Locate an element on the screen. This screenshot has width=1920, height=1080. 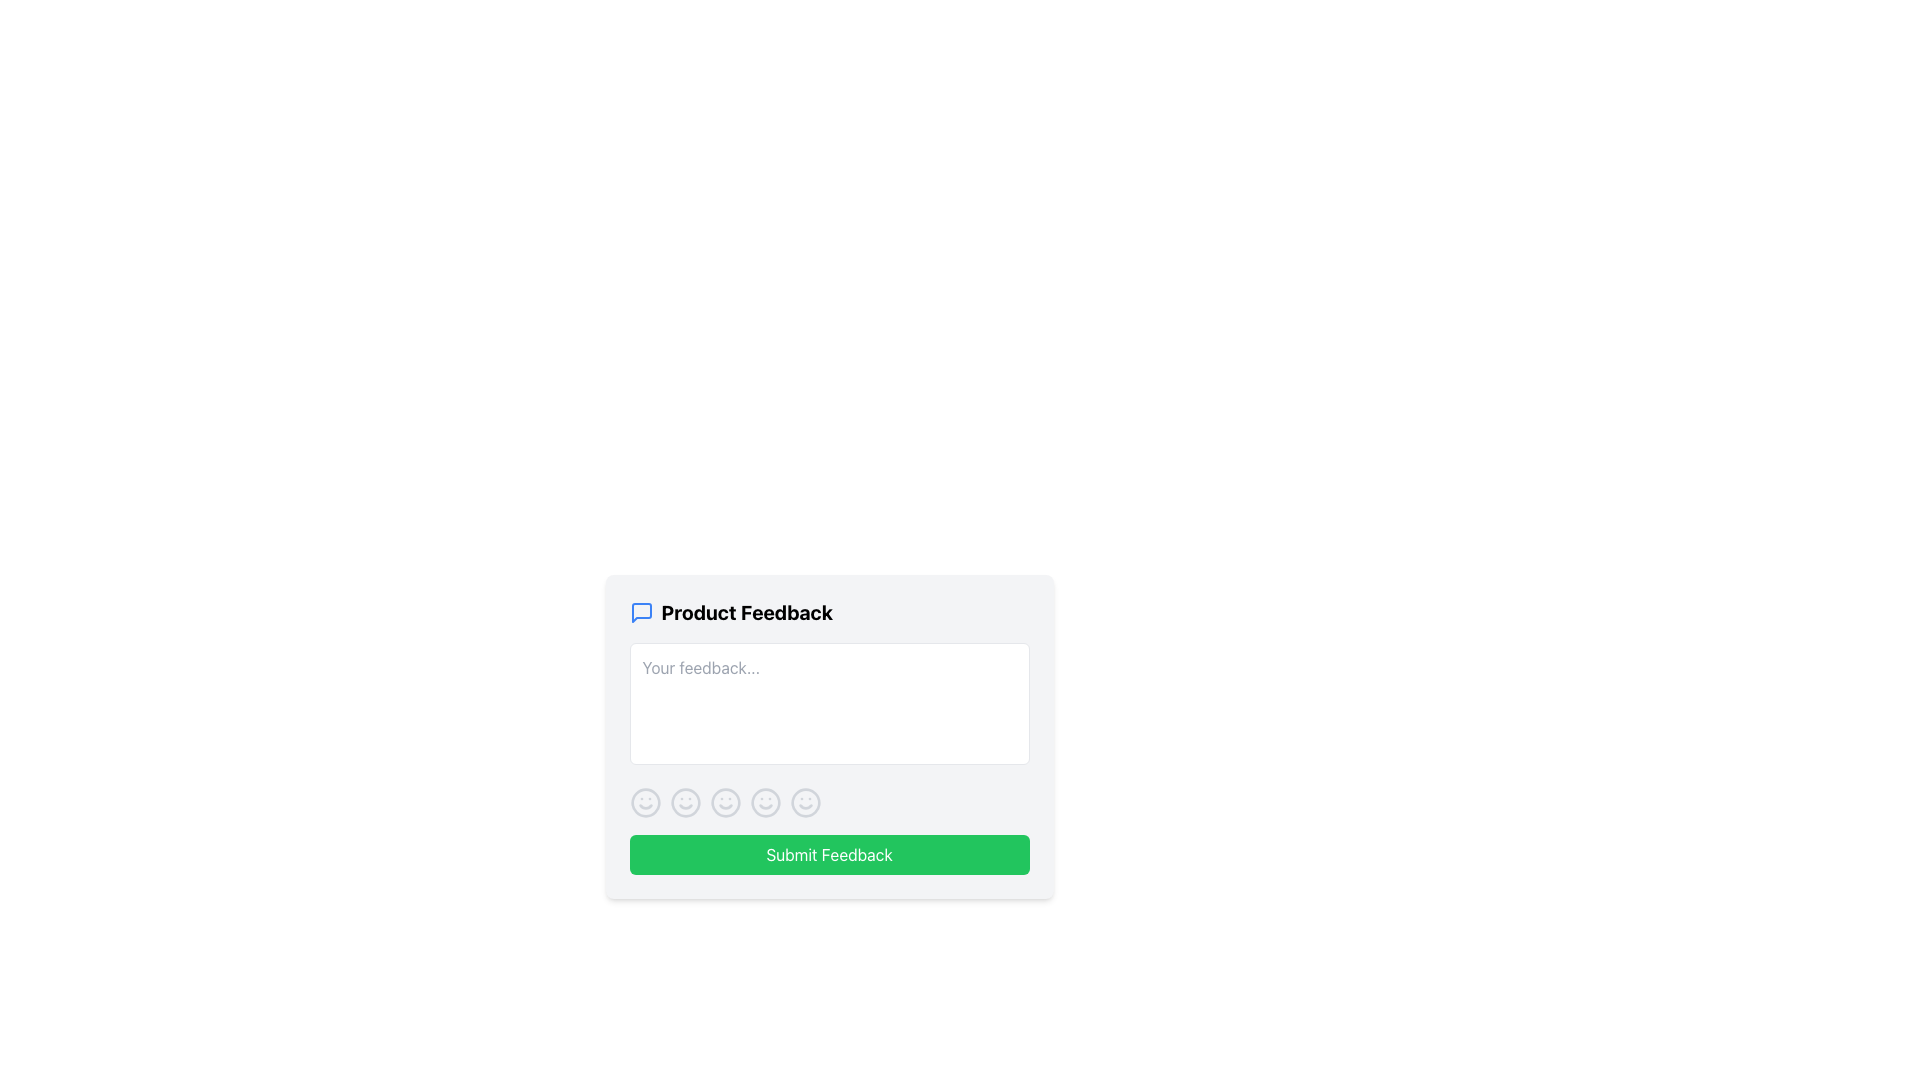
the second icon button in the horizontal row below the 'Product Feedback' text area, which represents a neutral or content reaction is located at coordinates (685, 801).